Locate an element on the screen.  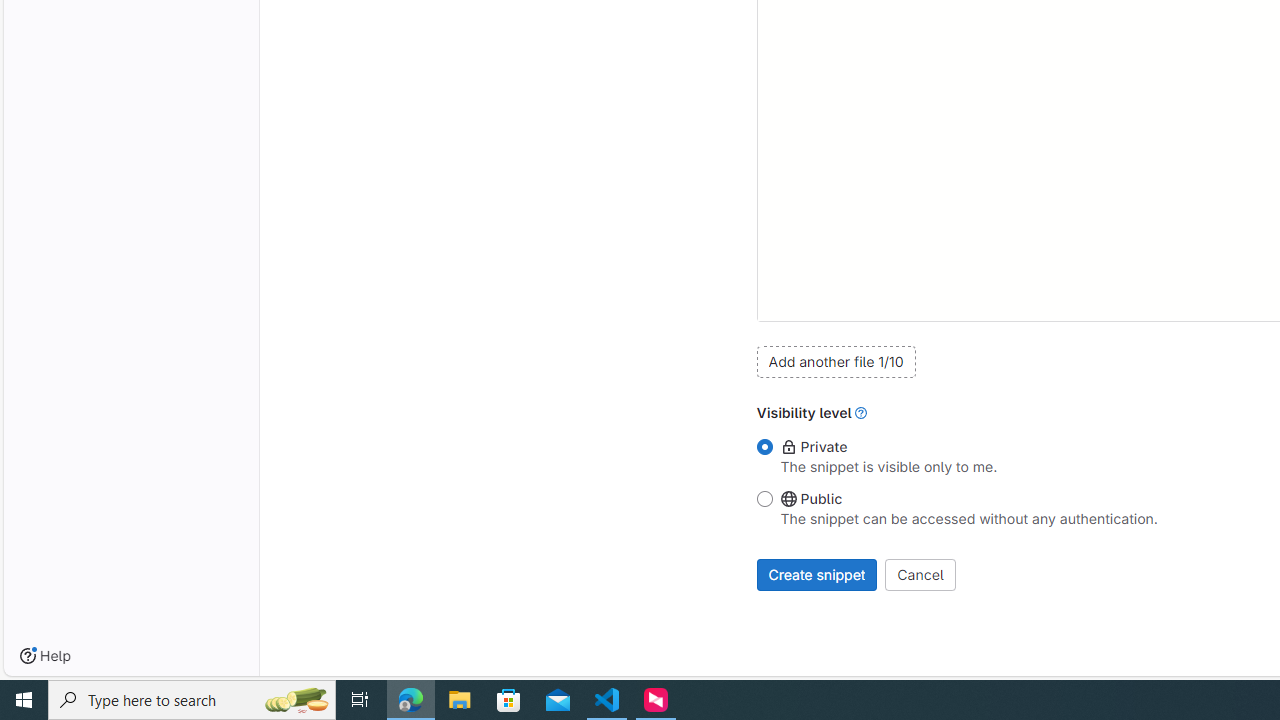
'Help' is located at coordinates (45, 655).